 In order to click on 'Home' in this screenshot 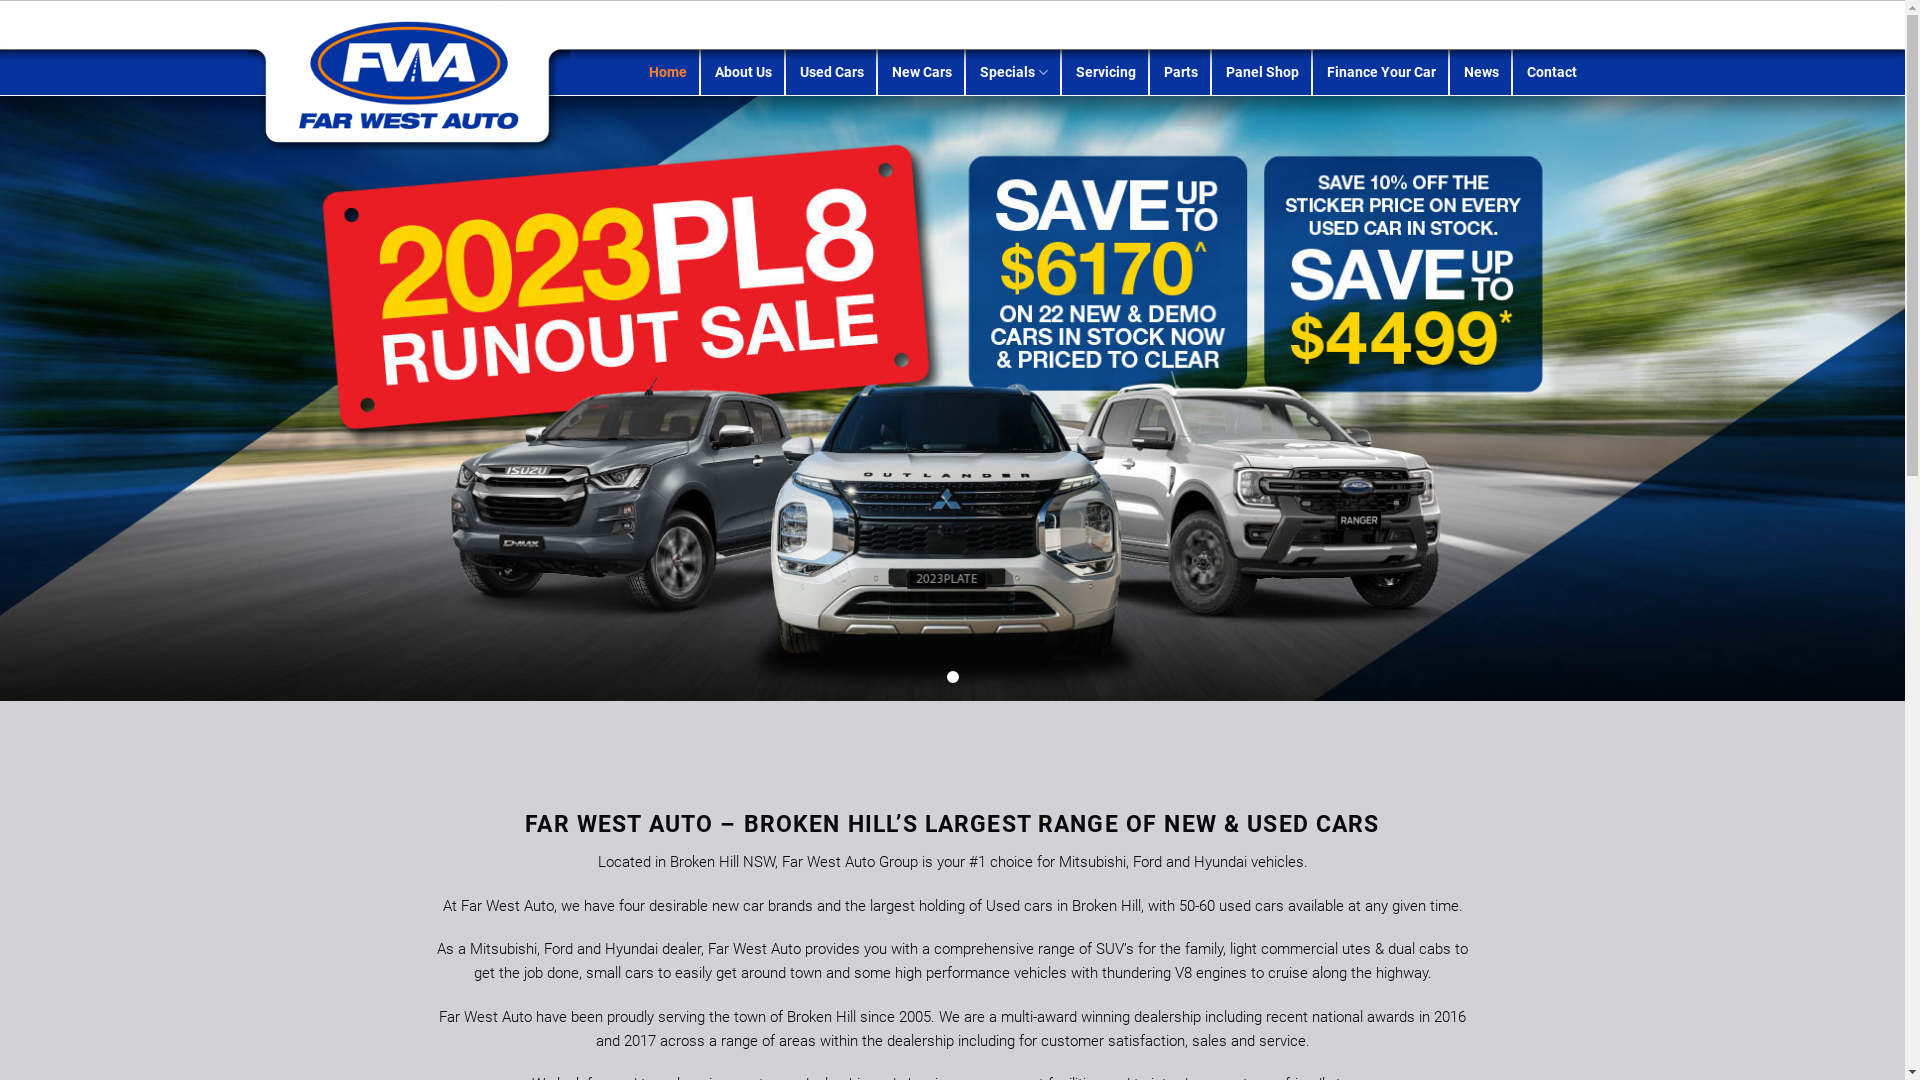, I will do `click(667, 71)`.